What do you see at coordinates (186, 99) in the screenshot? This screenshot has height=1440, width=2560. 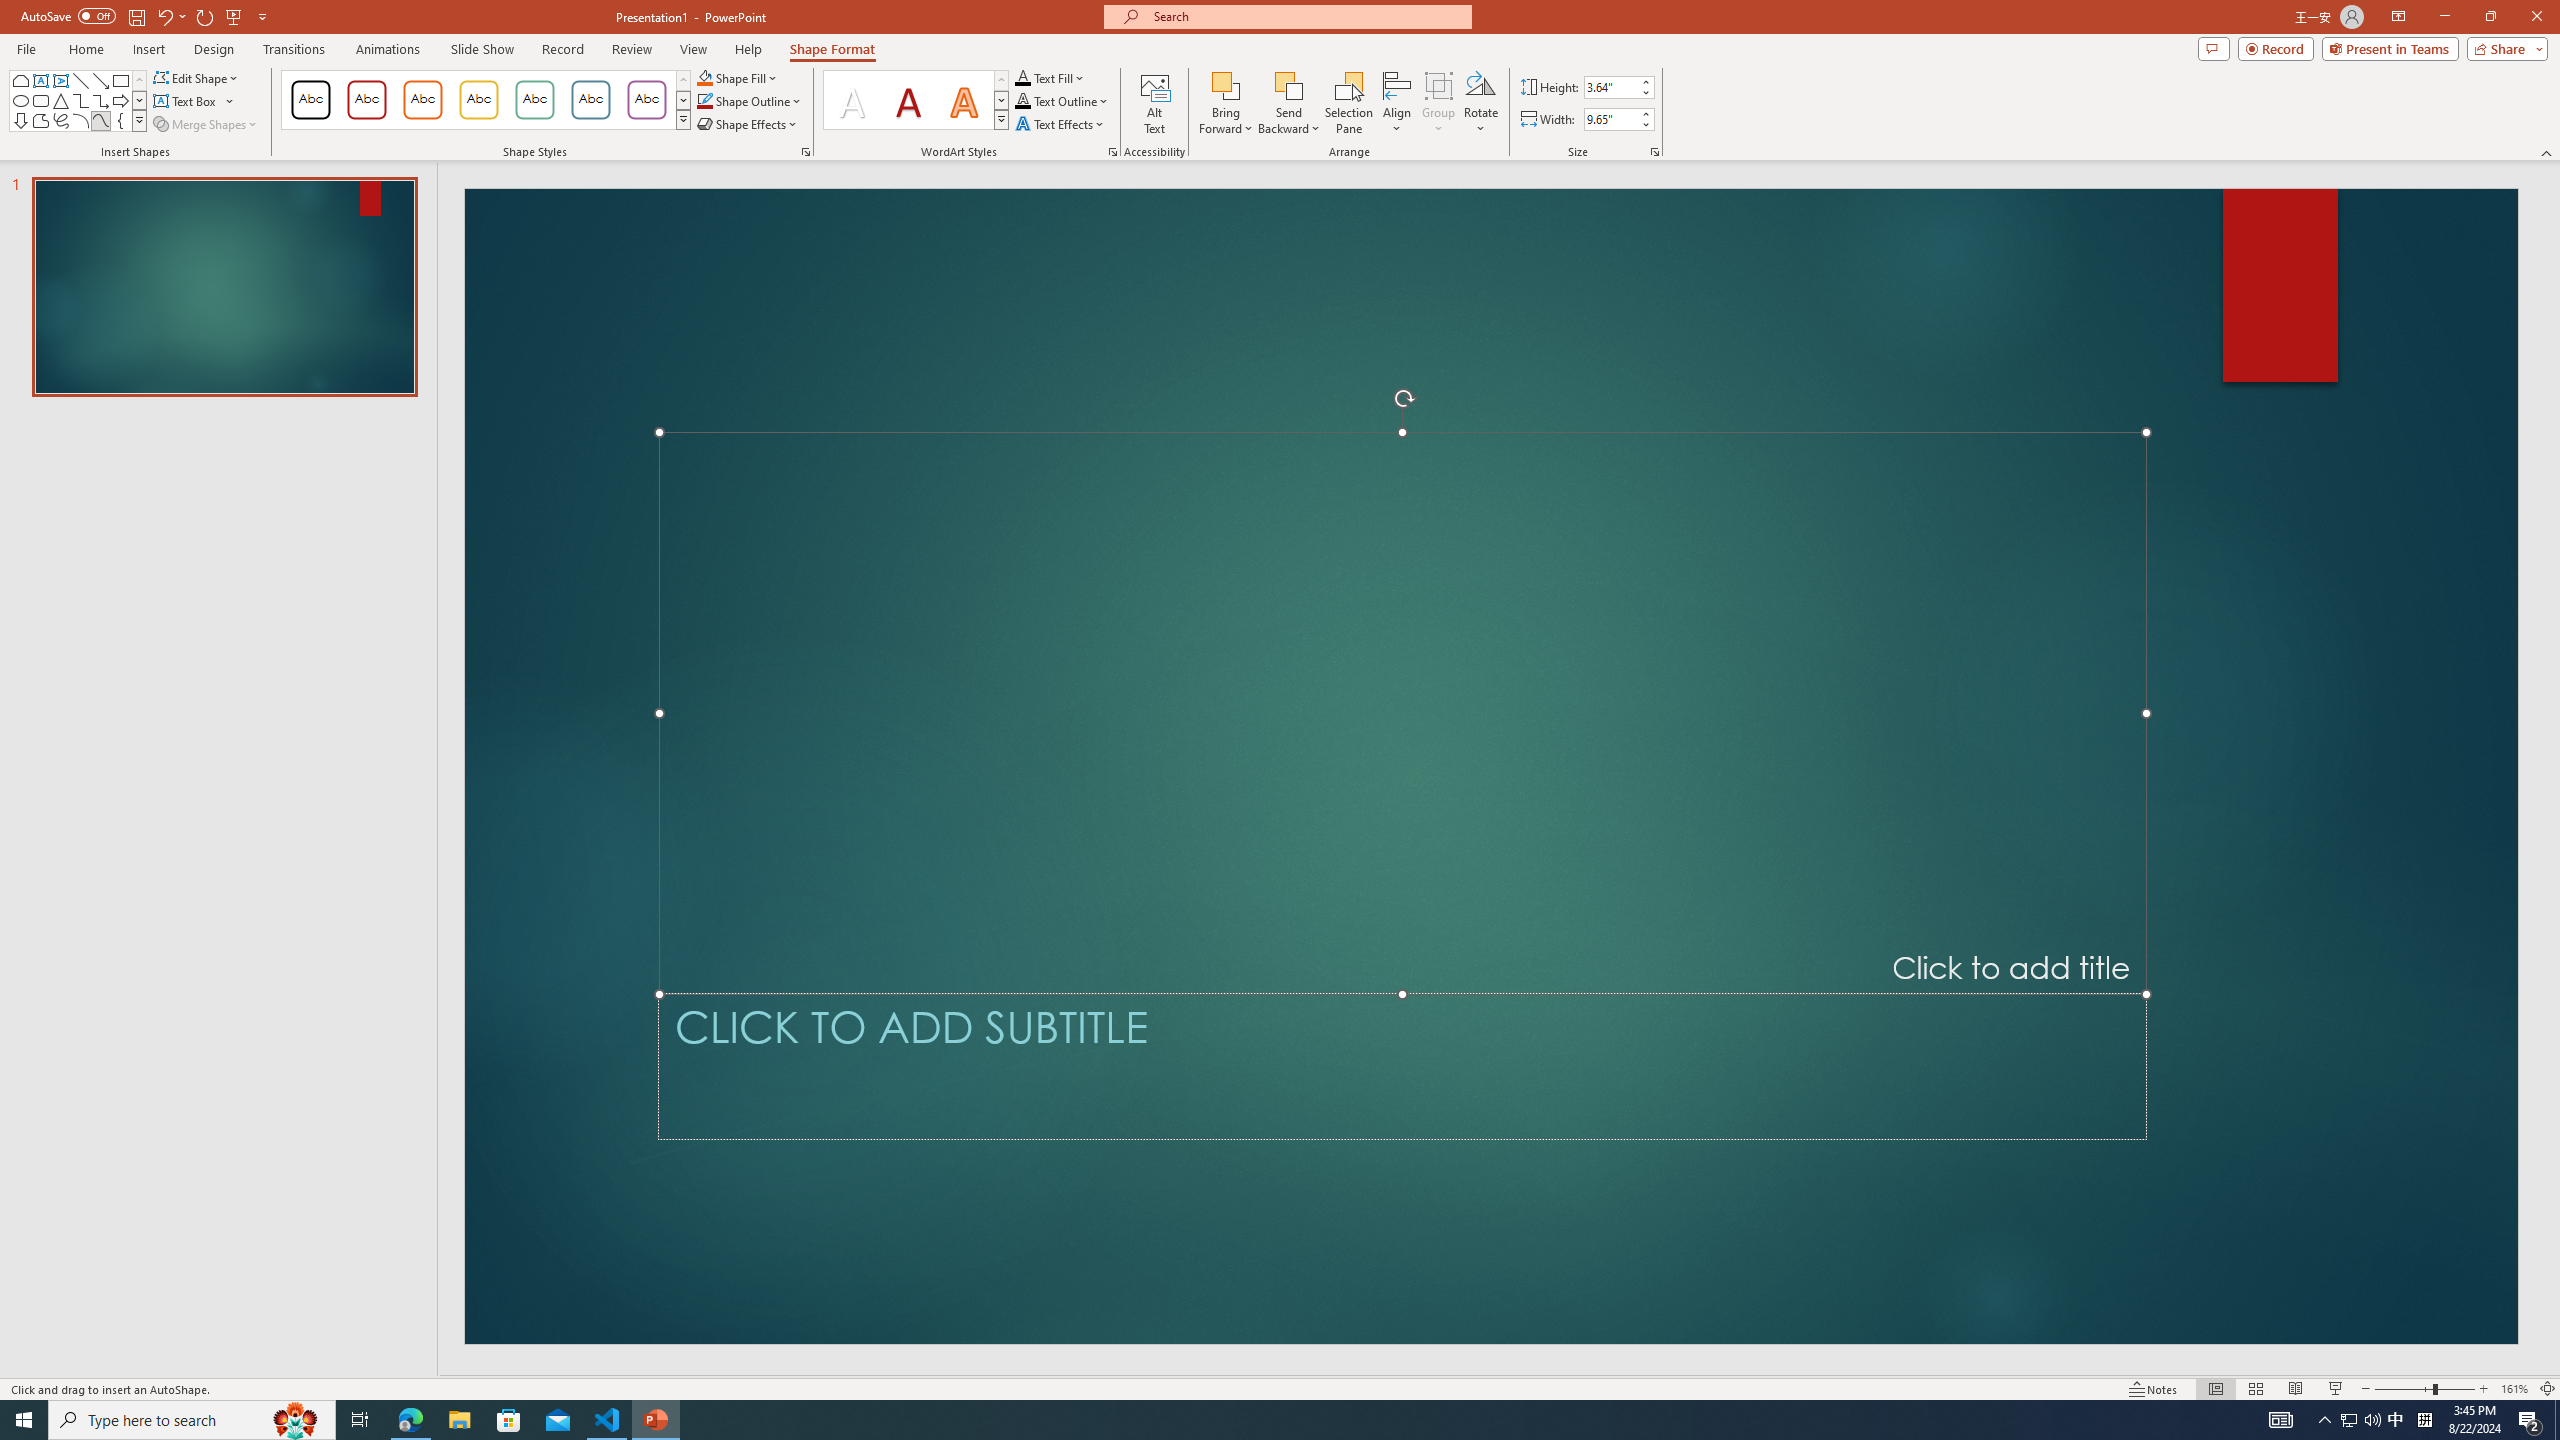 I see `'Draw Horizontal Text Box'` at bounding box center [186, 99].